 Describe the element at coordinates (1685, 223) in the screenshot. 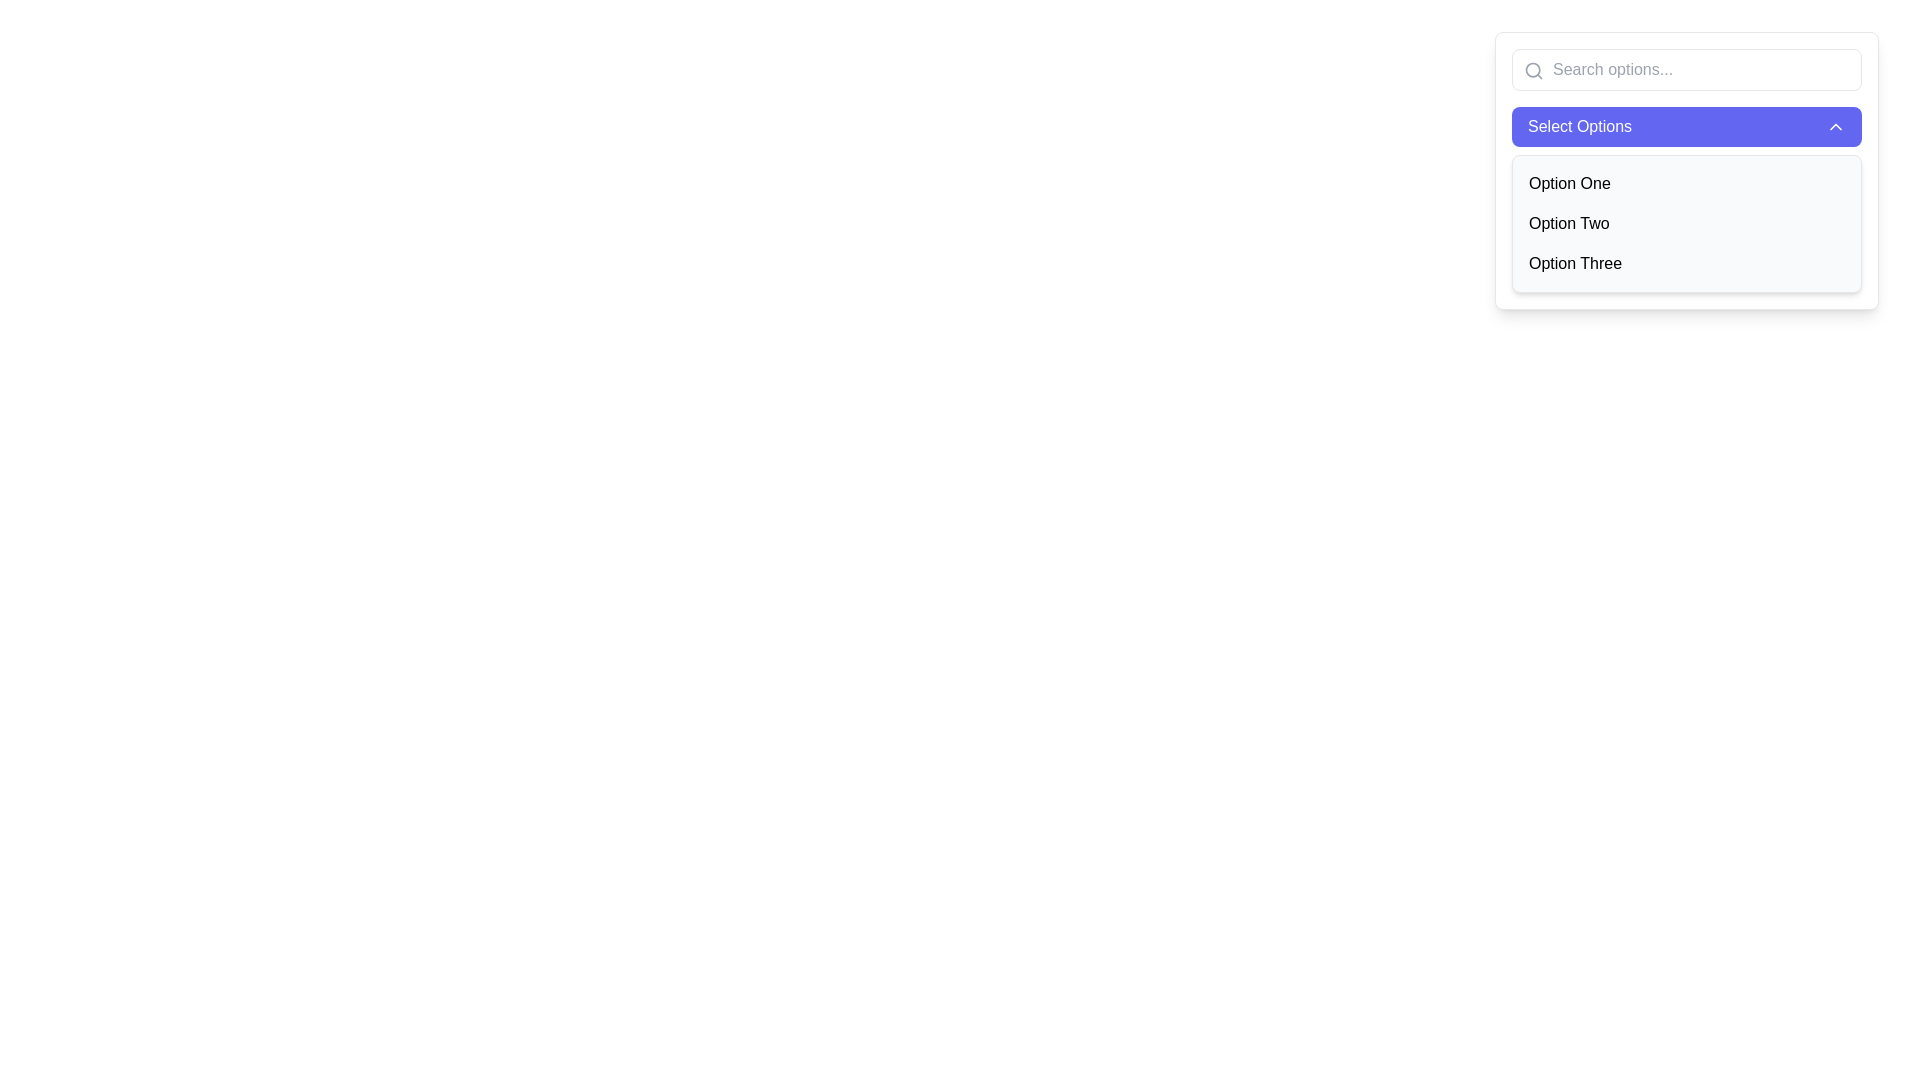

I see `the dropdown item labeled 'Option Two'` at that location.